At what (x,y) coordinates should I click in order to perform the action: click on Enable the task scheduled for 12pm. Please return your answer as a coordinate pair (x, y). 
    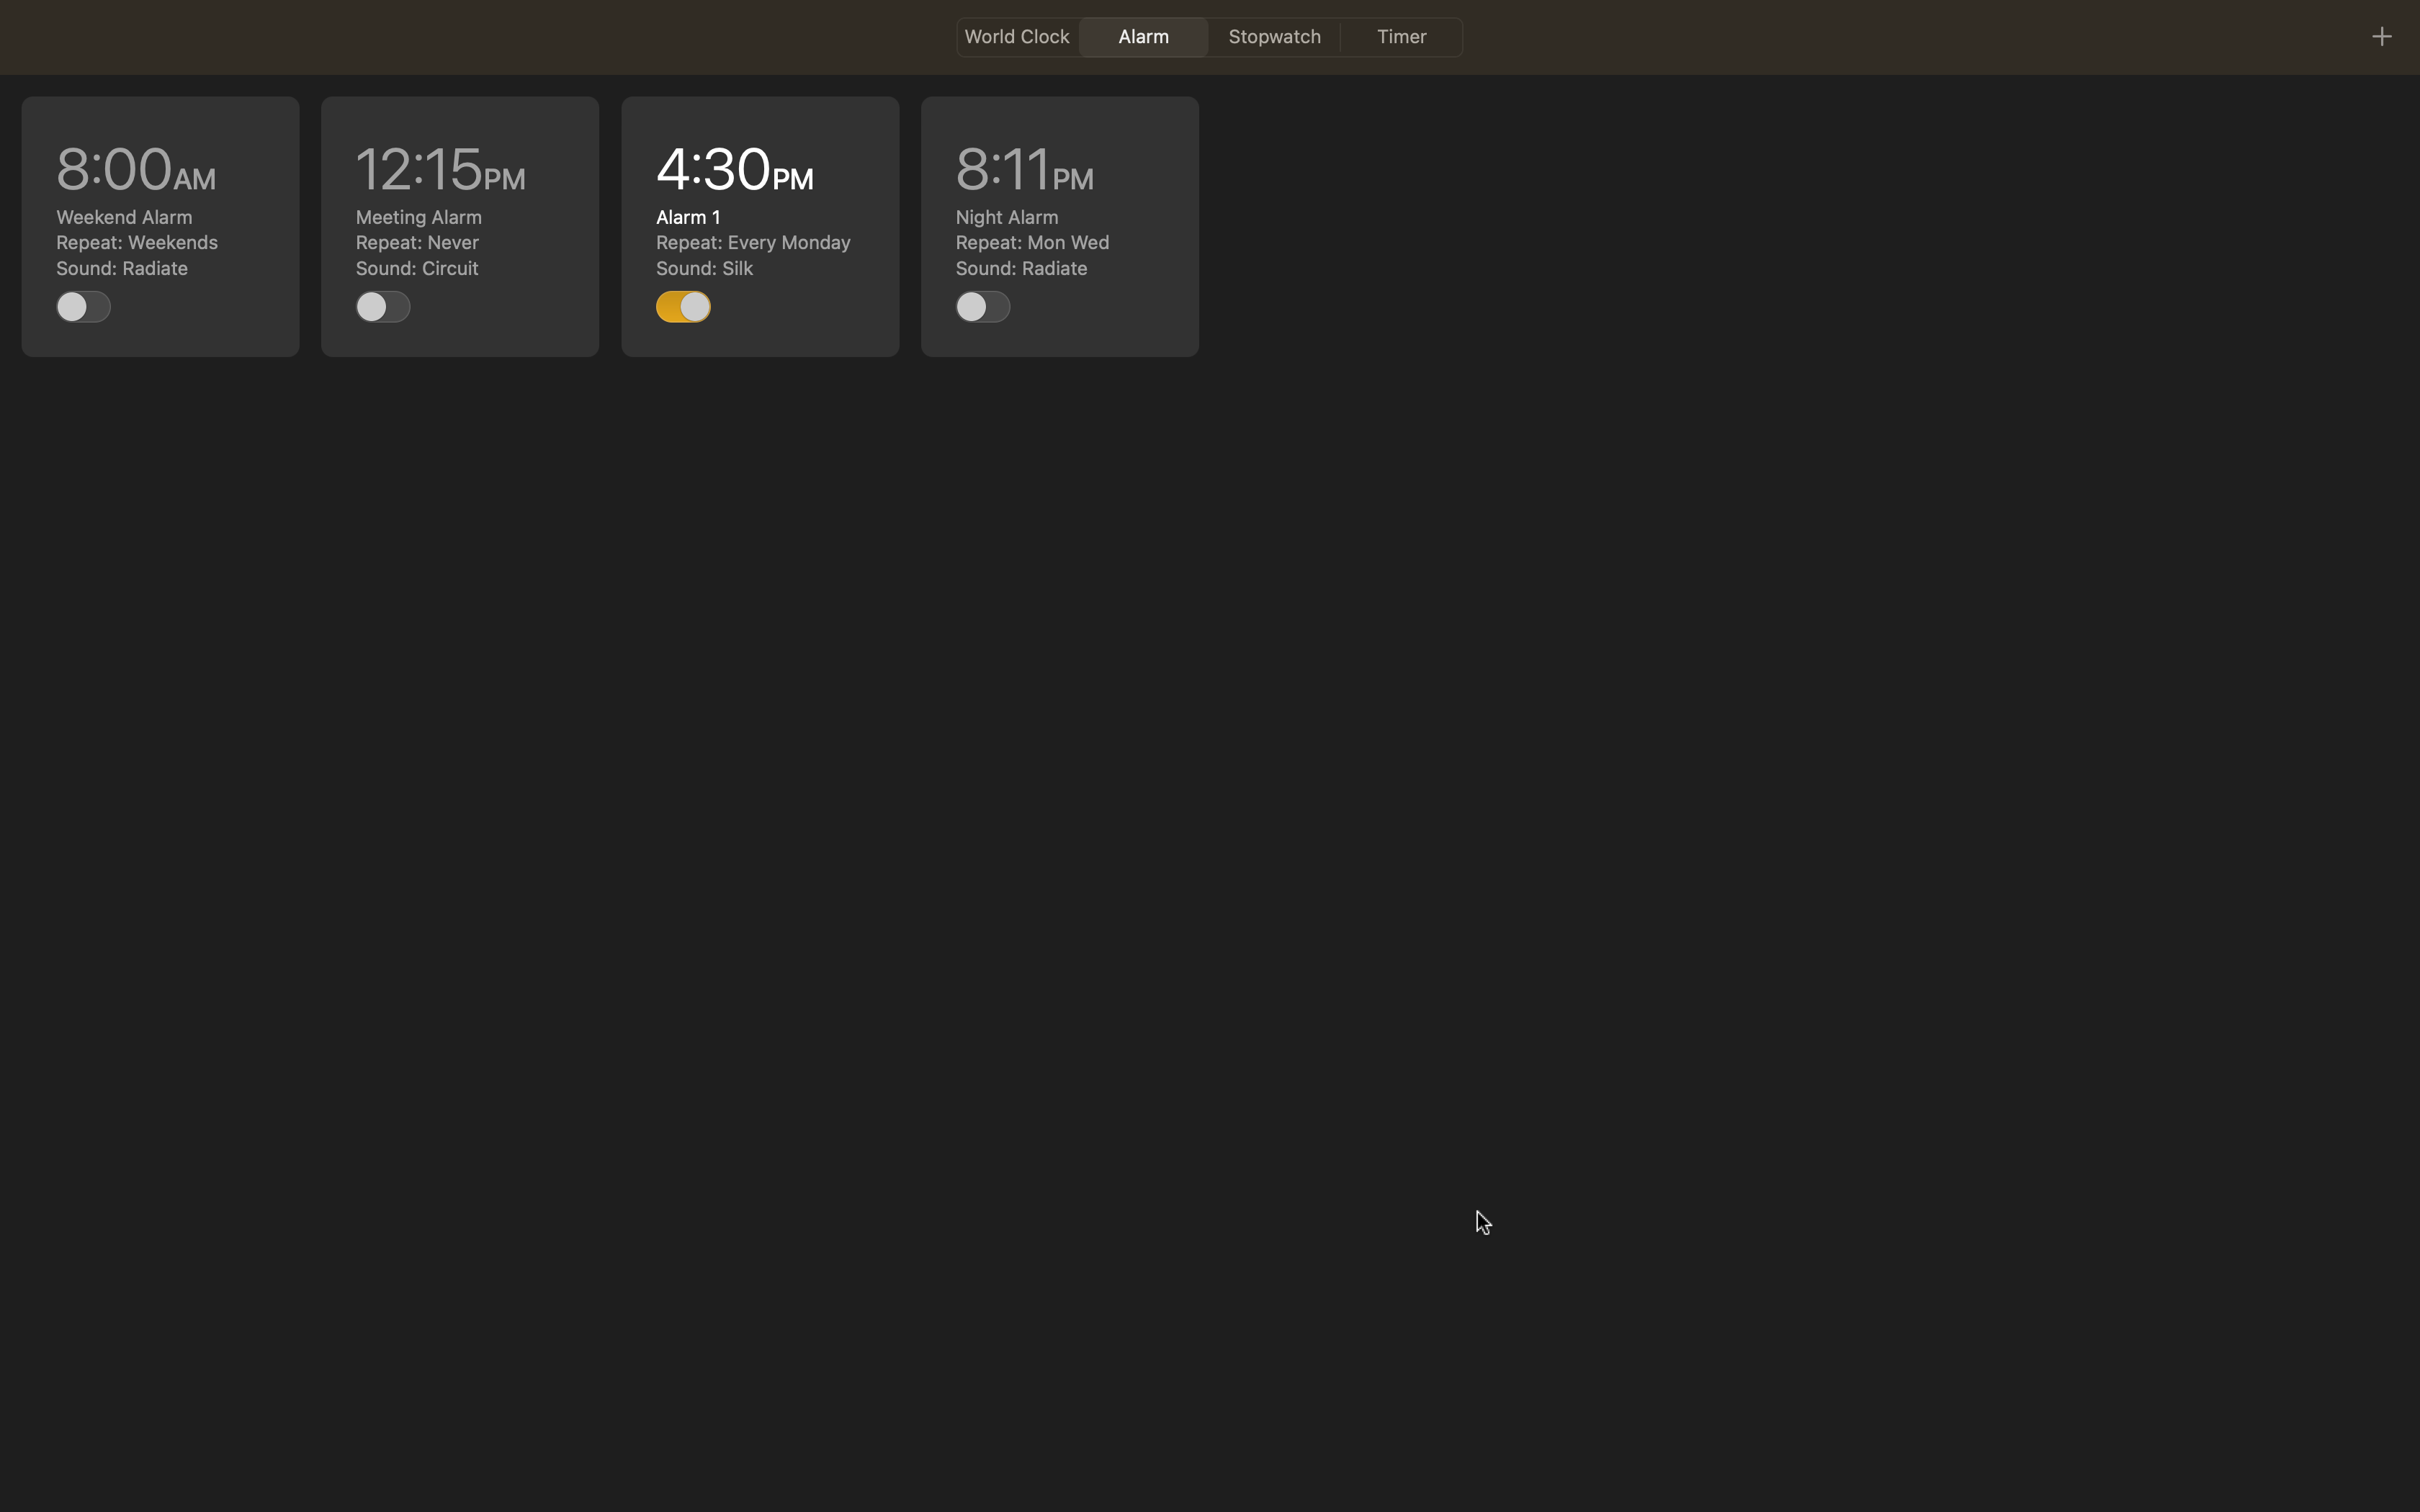
    Looking at the image, I should click on (383, 305).